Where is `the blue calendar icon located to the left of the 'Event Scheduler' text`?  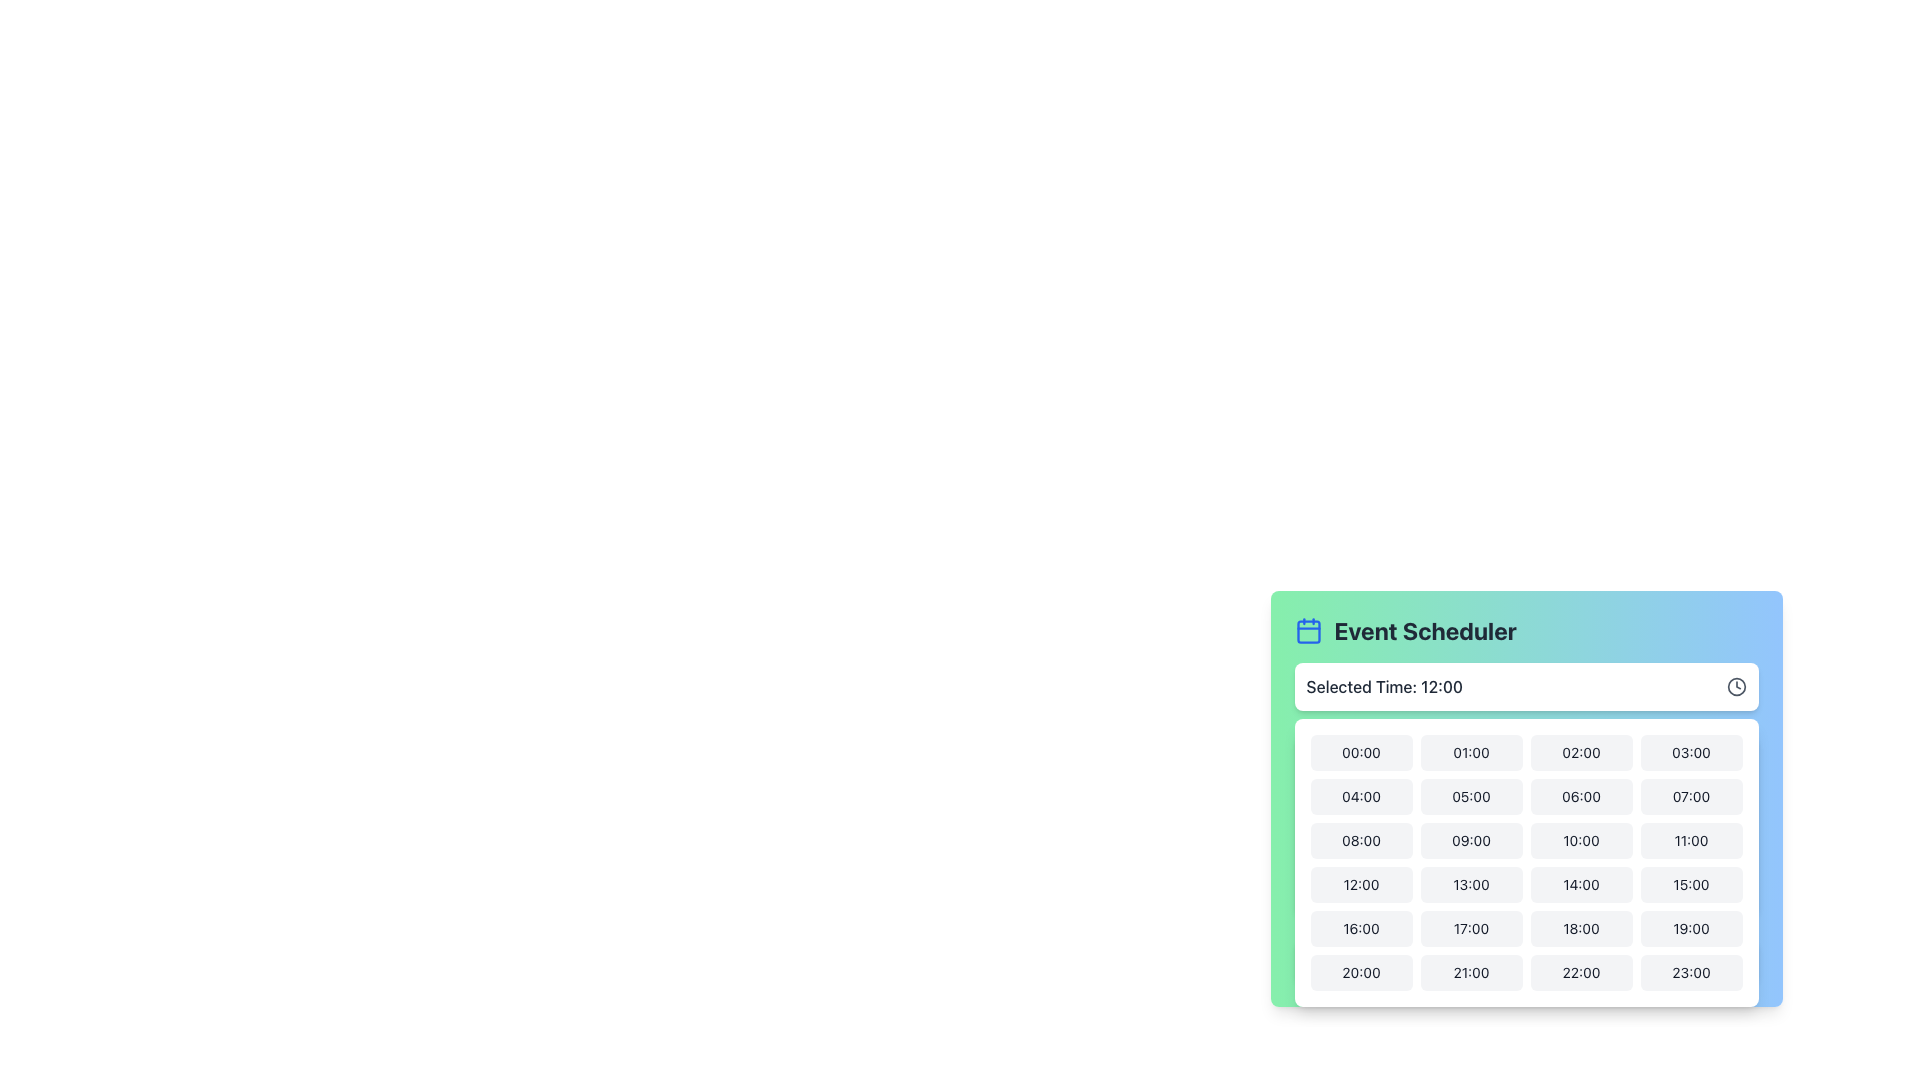 the blue calendar icon located to the left of the 'Event Scheduler' text is located at coordinates (1308, 631).